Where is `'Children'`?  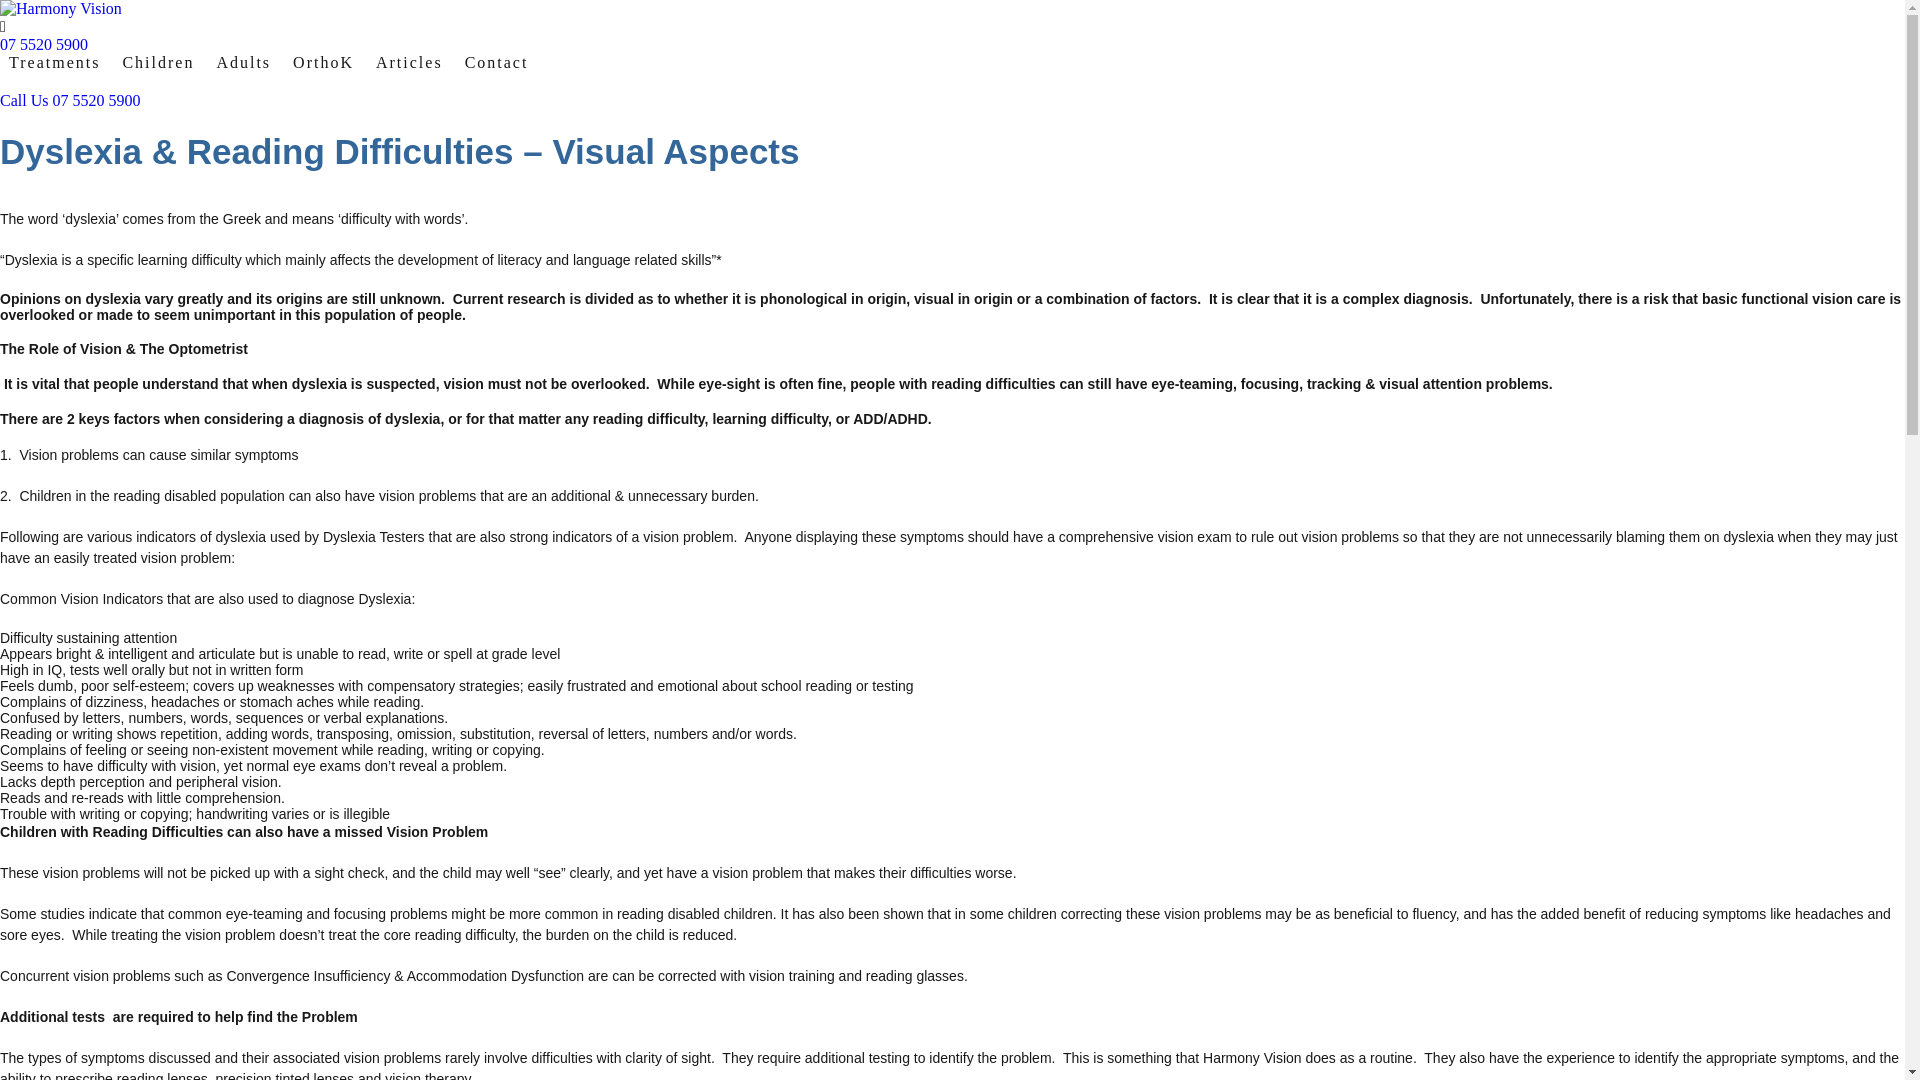 'Children' is located at coordinates (157, 61).